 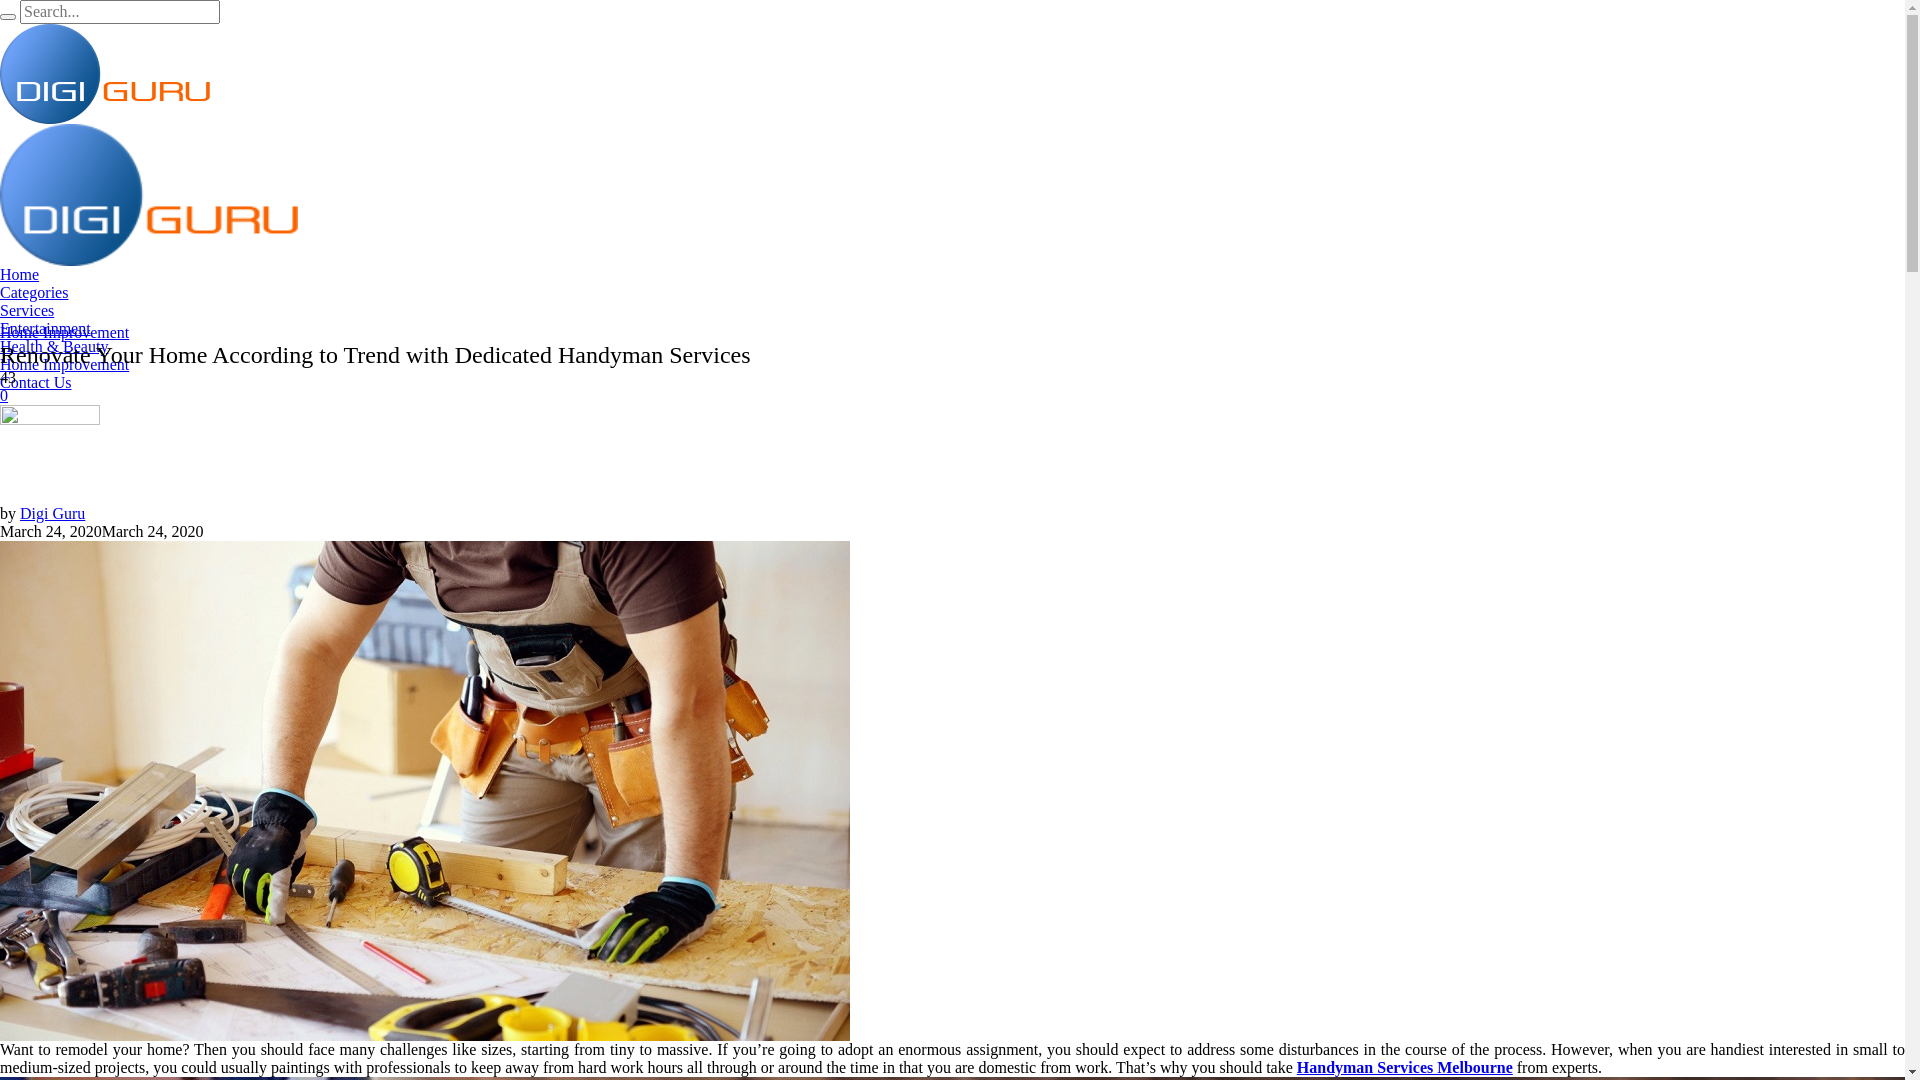 I want to click on 'Digital Guru', so click(x=147, y=132).